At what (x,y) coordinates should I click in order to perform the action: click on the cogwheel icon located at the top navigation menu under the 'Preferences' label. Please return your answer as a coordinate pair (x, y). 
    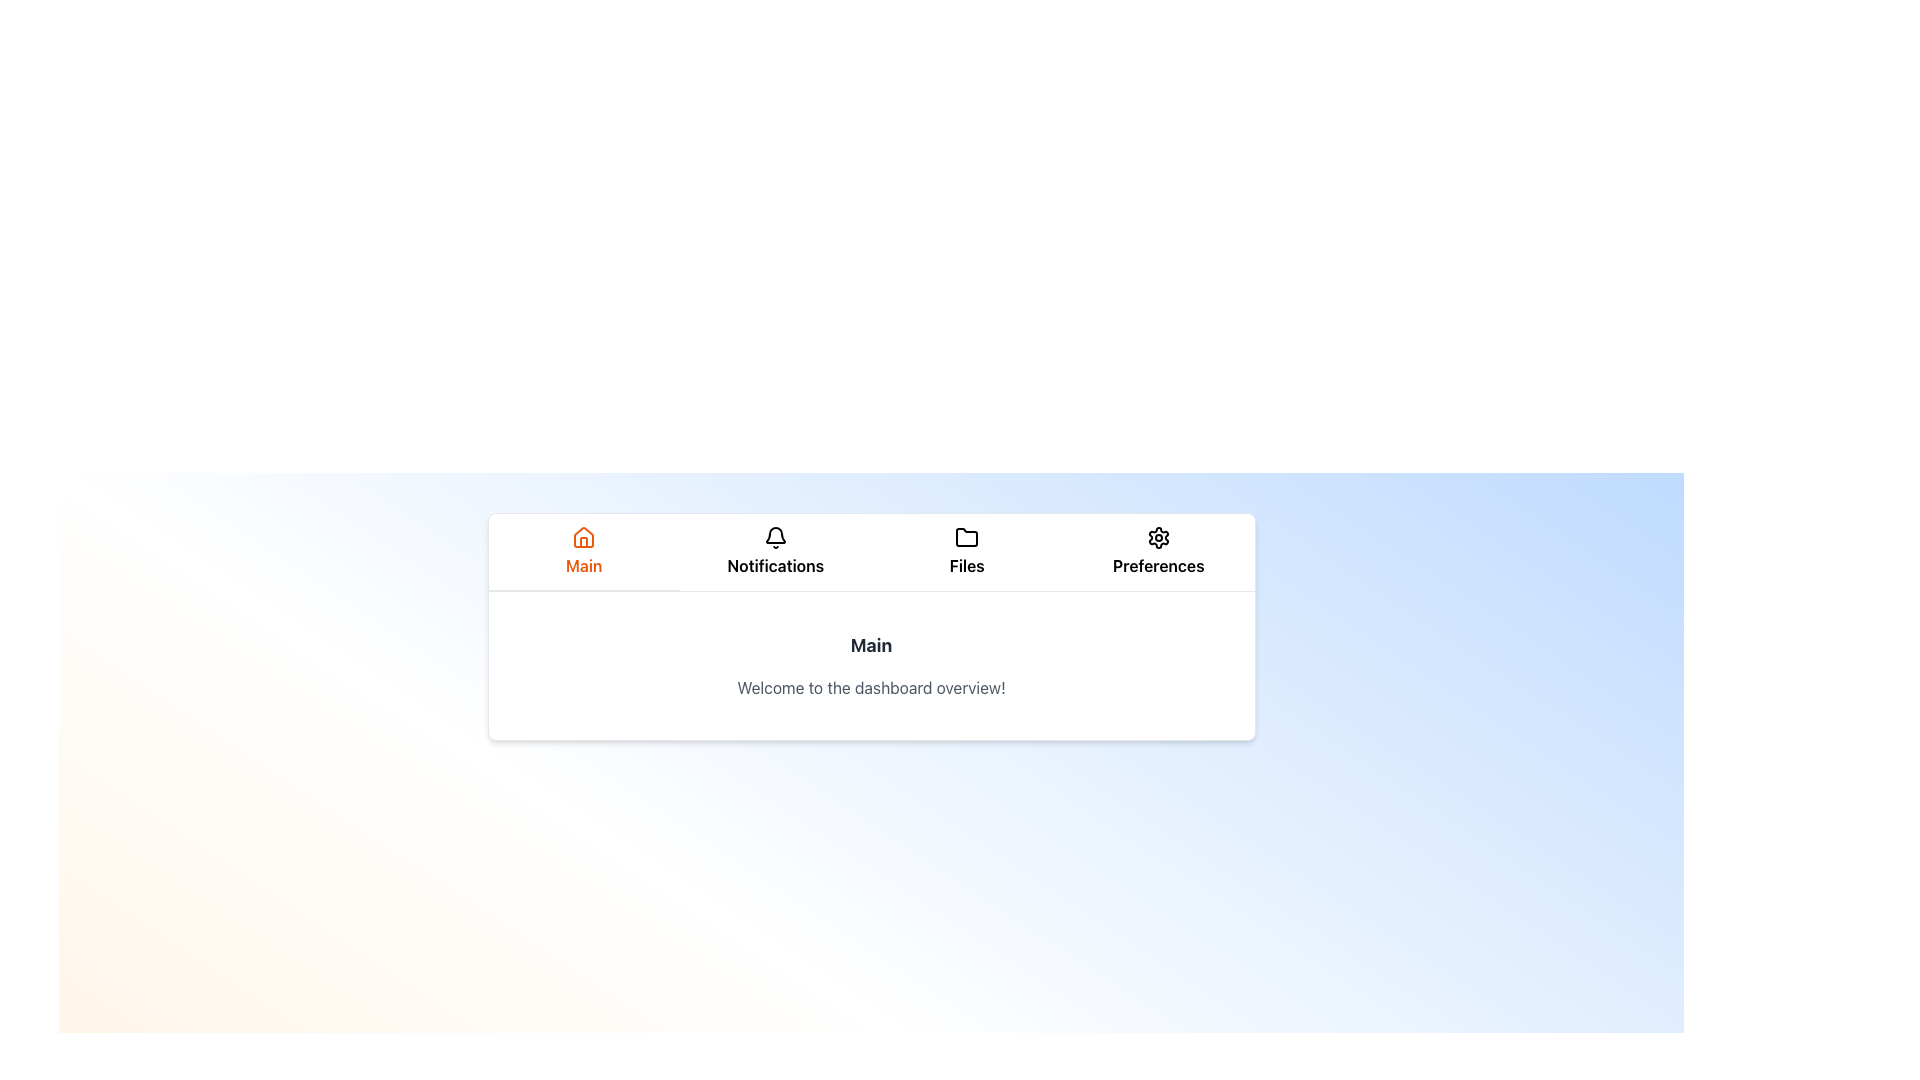
    Looking at the image, I should click on (1158, 536).